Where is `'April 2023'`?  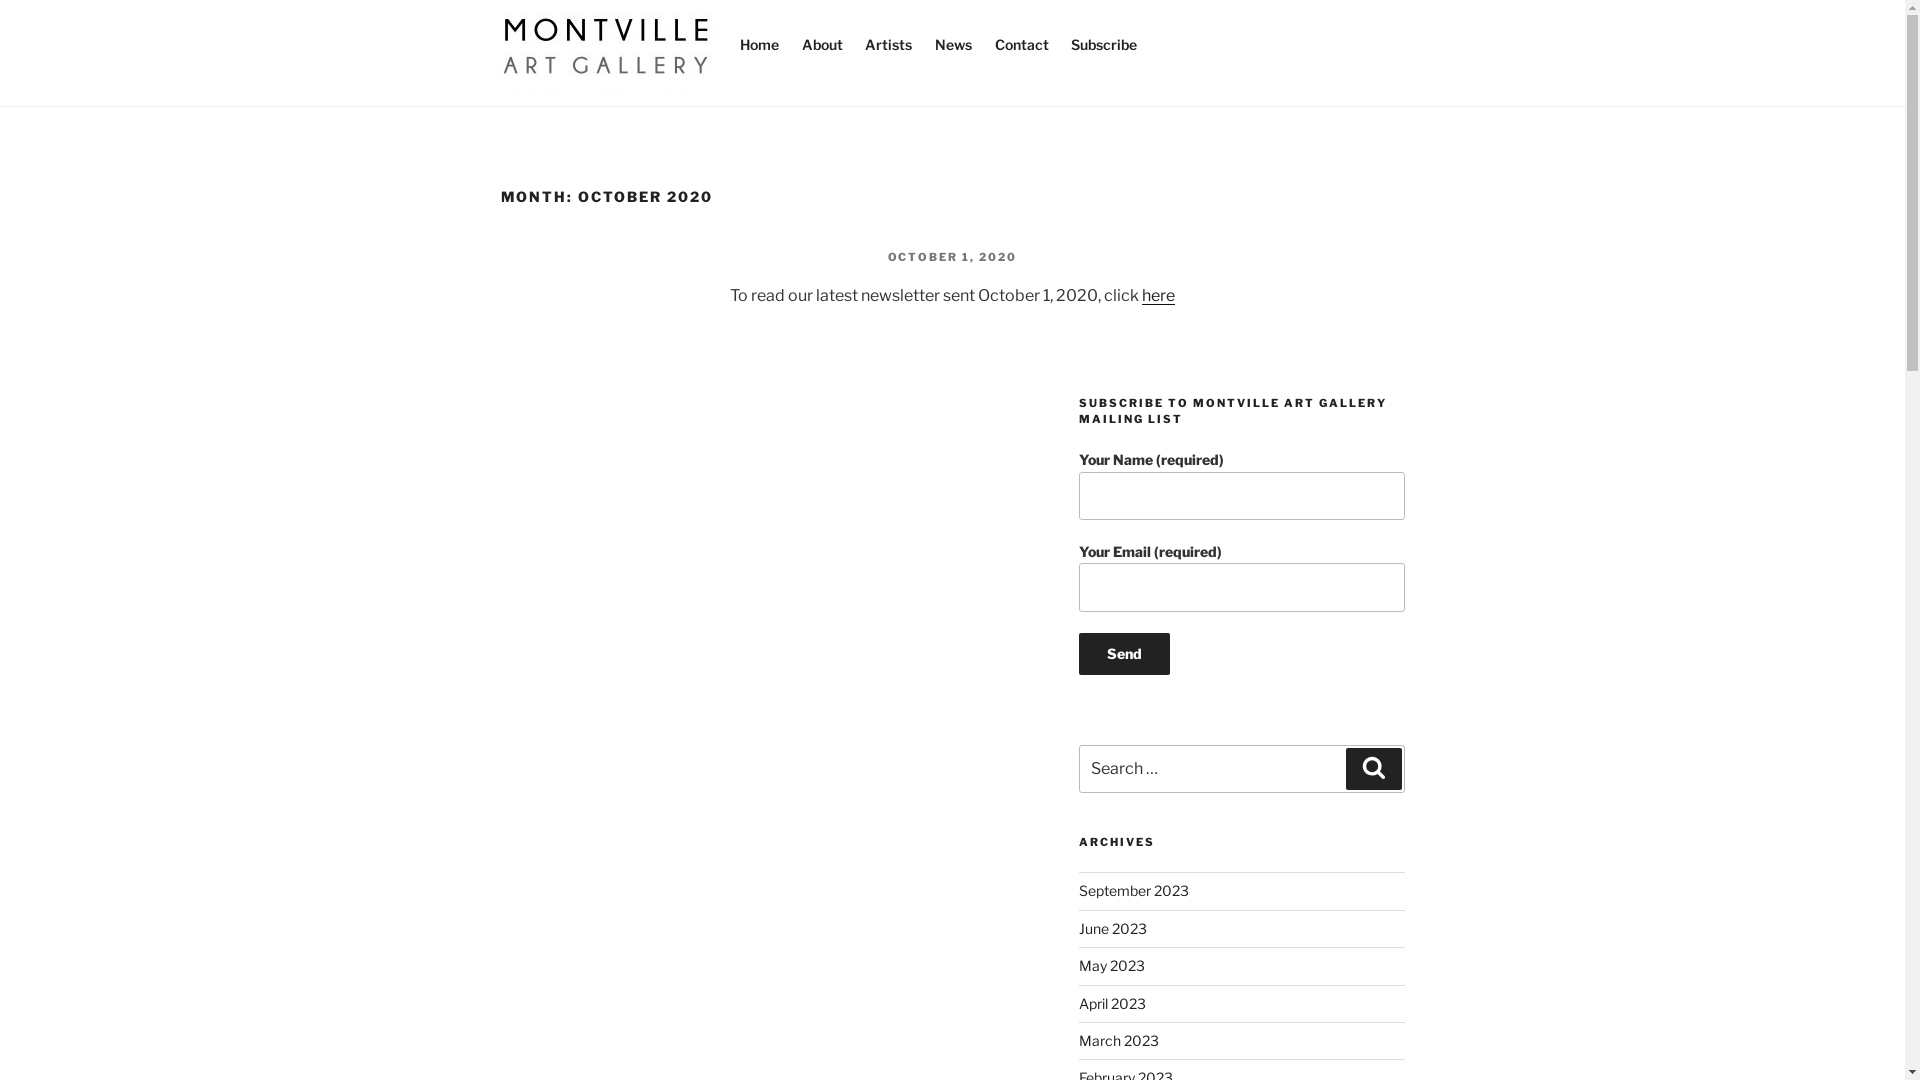
'April 2023' is located at coordinates (1078, 1003).